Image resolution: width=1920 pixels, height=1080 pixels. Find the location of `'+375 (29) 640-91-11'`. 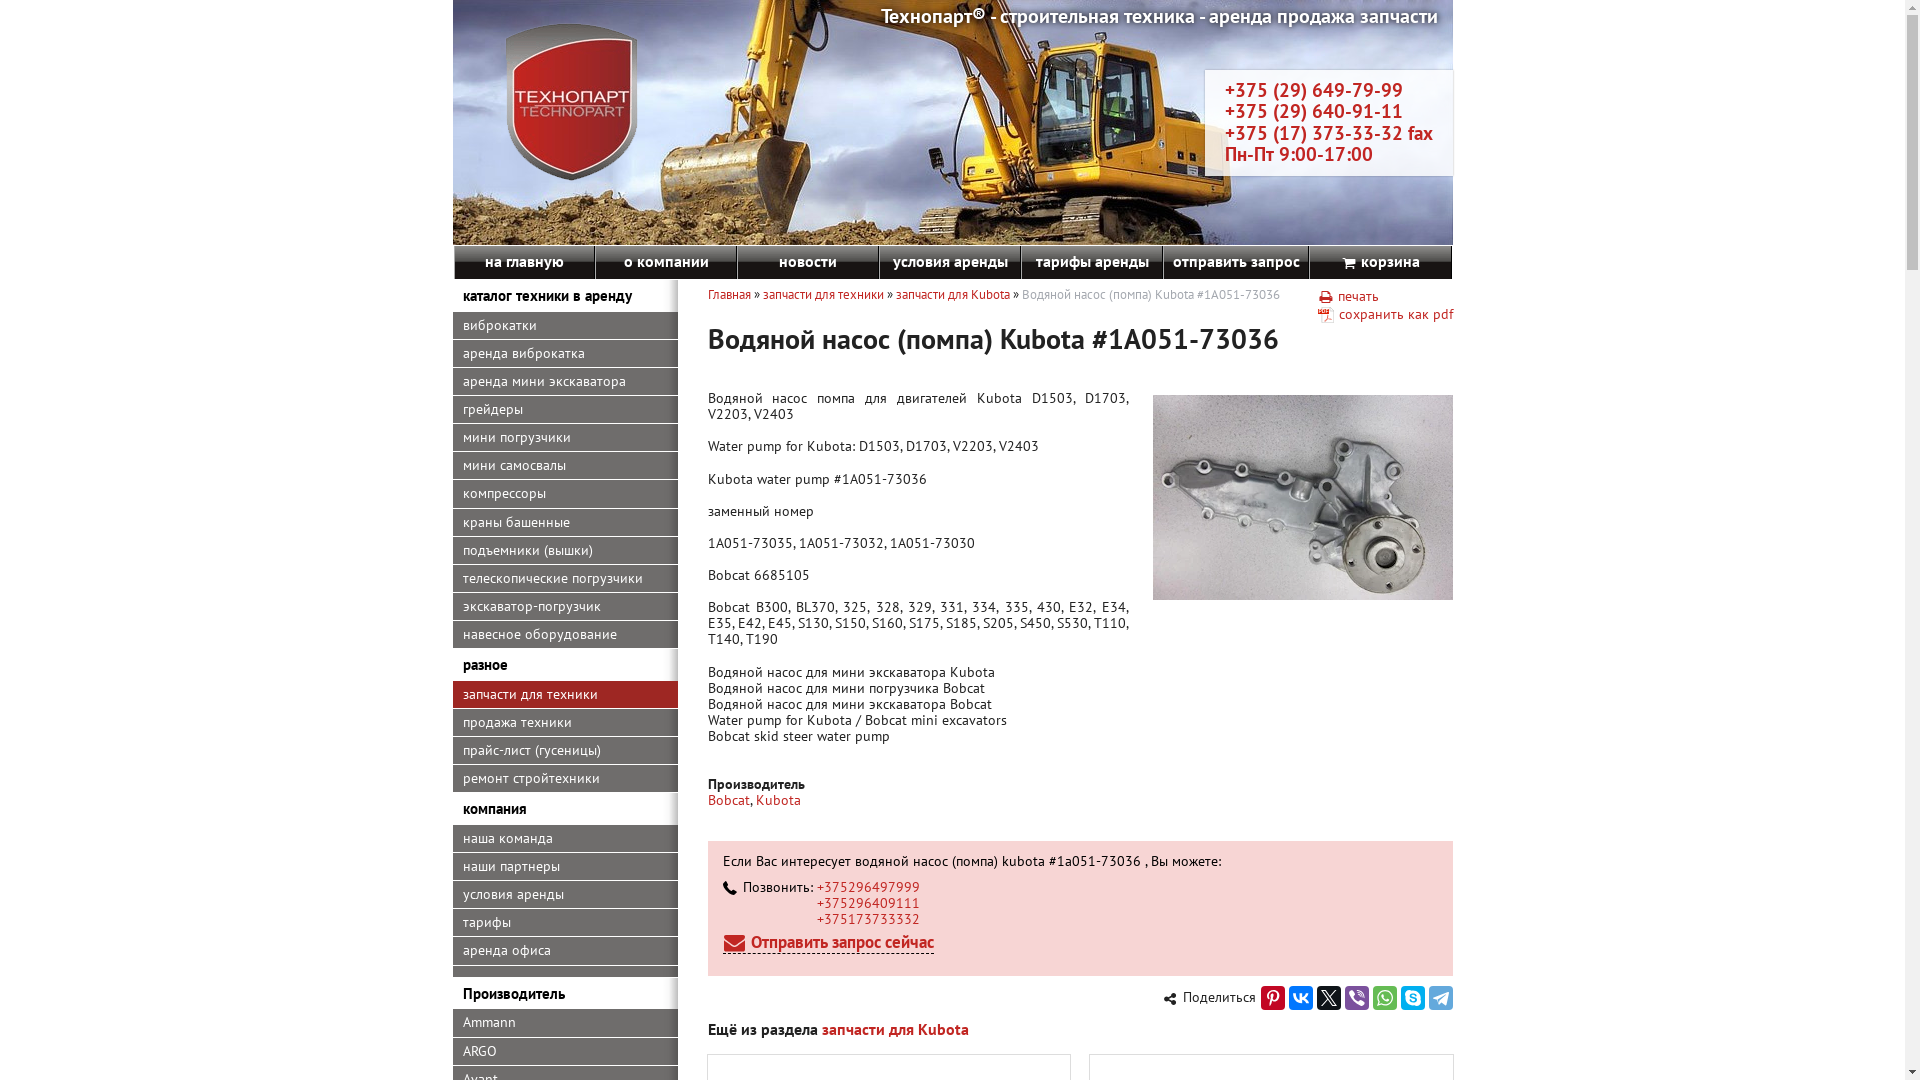

'+375 (29) 640-91-11' is located at coordinates (1223, 111).